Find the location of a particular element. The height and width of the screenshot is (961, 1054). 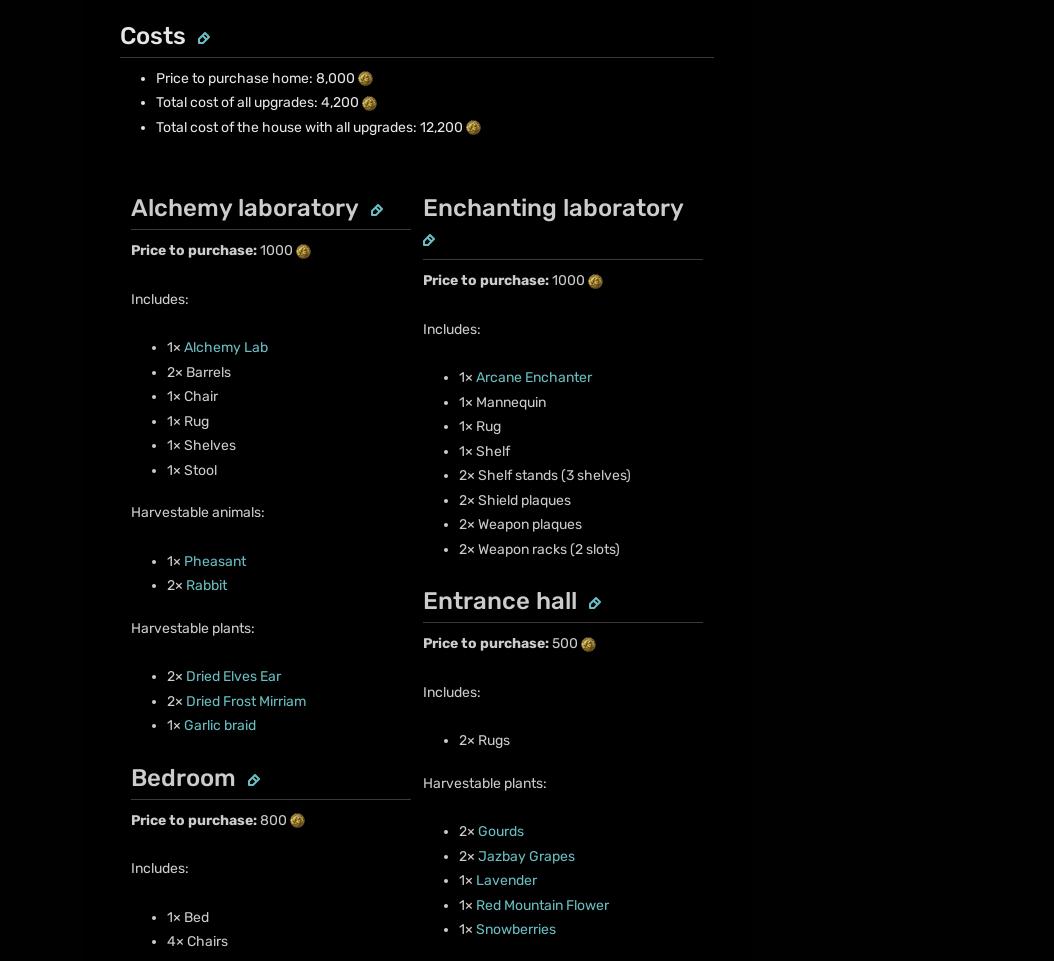

'Fandom Apps' is located at coordinates (128, 800).